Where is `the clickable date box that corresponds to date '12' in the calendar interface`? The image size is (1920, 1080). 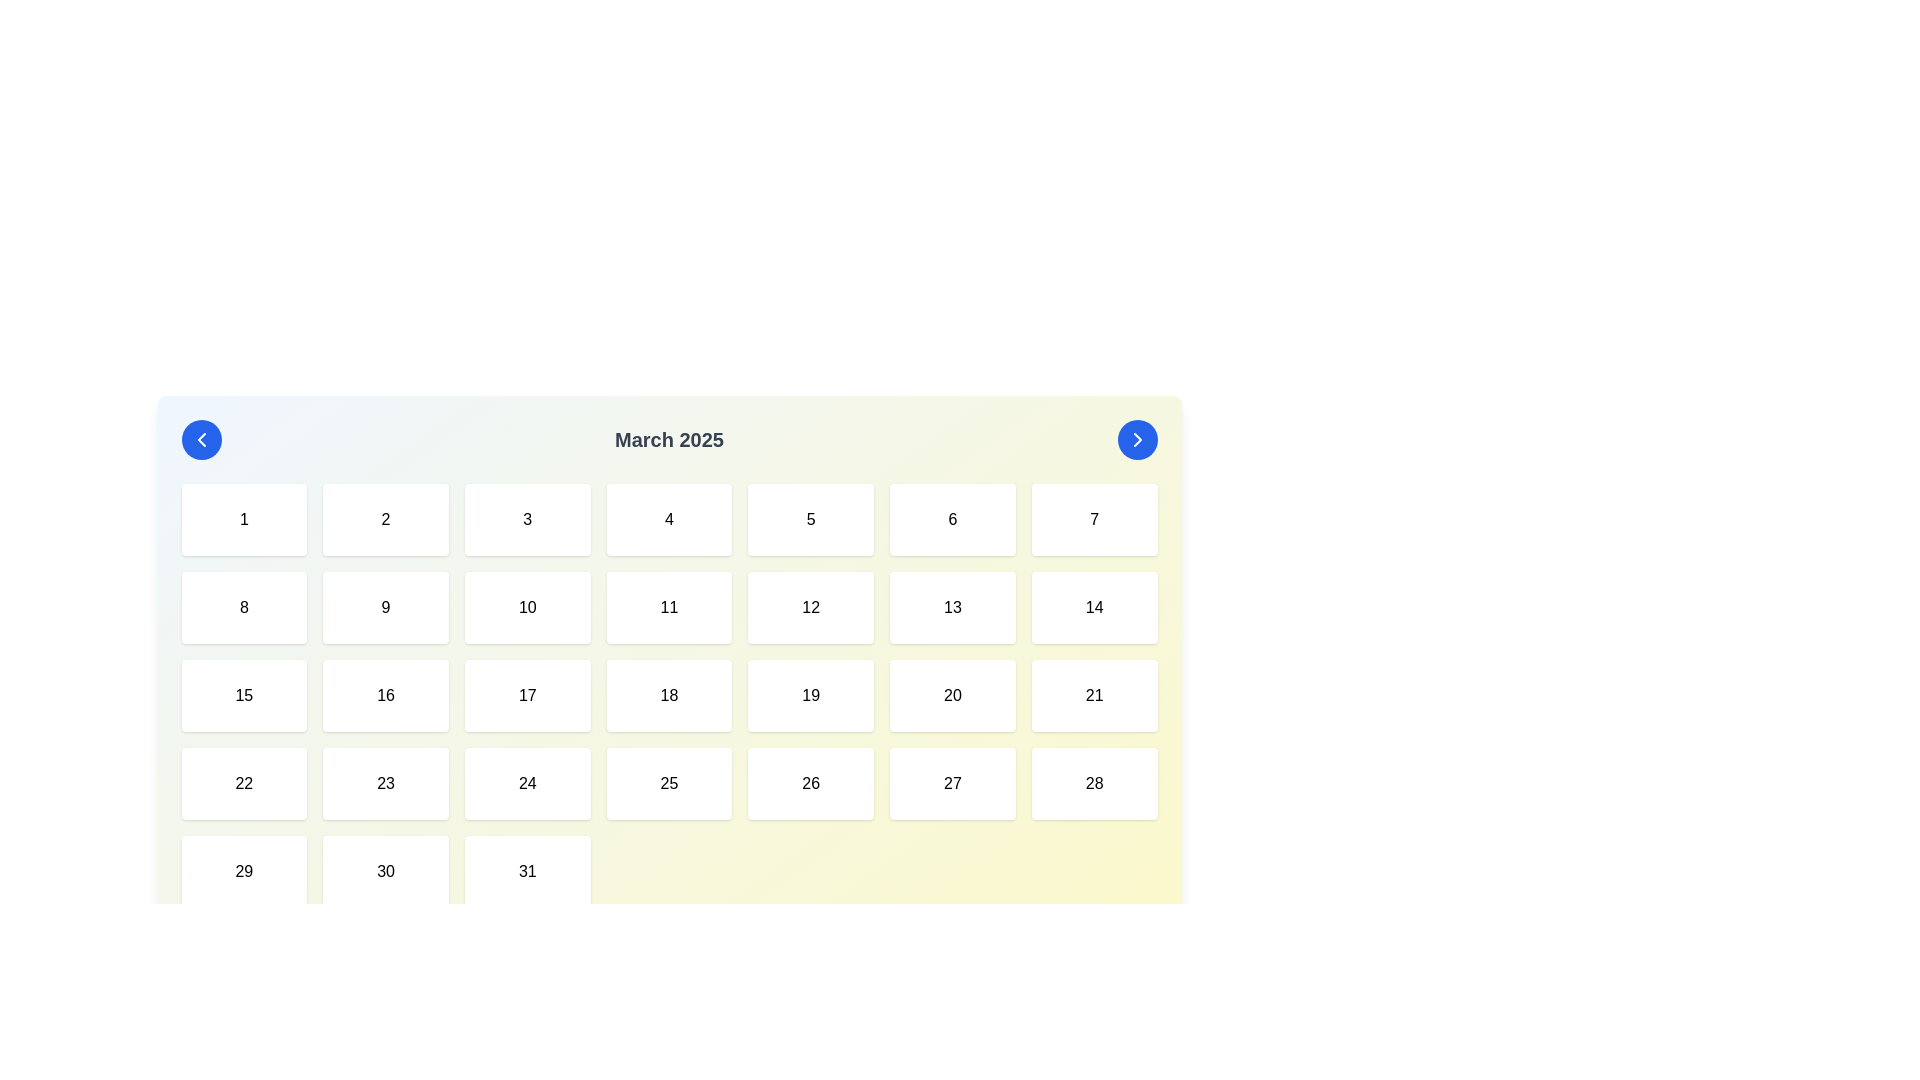 the clickable date box that corresponds to date '12' in the calendar interface is located at coordinates (811, 607).